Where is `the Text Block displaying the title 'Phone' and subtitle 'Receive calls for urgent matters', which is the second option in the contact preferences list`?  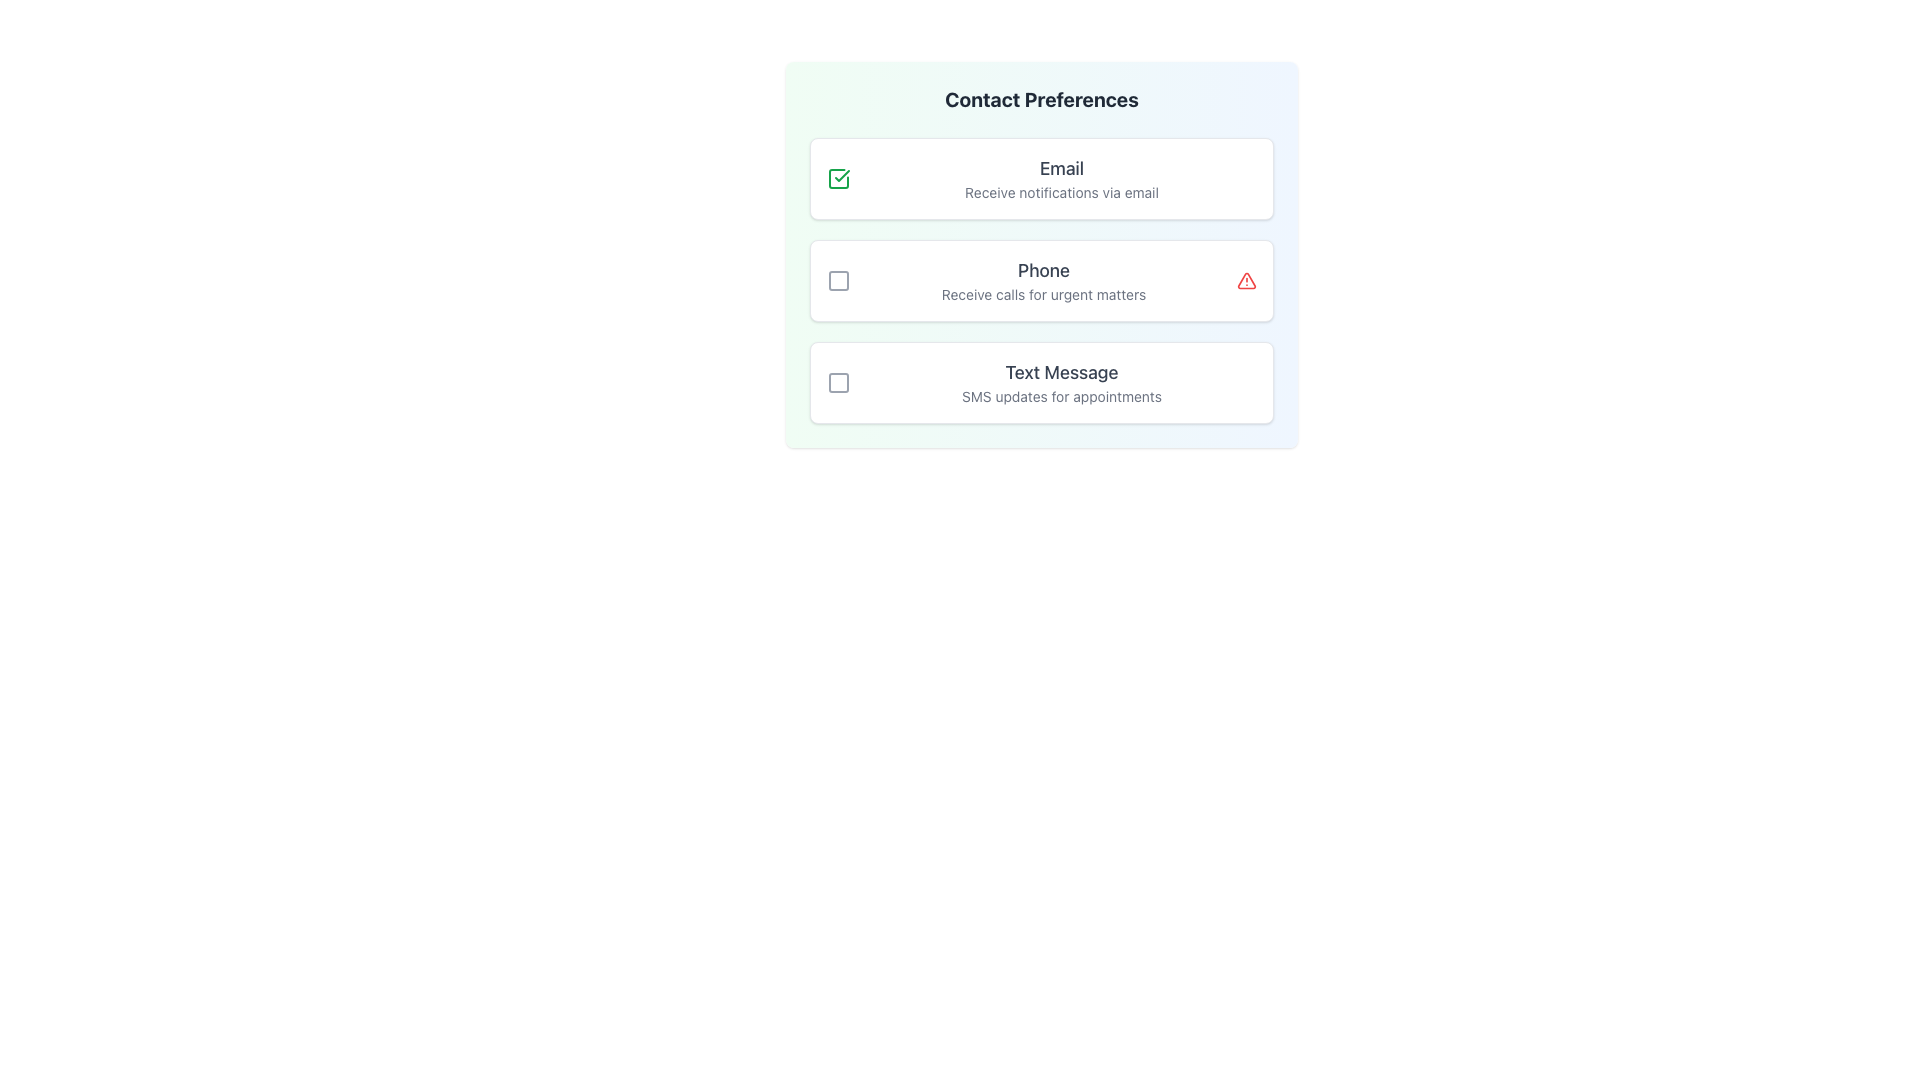
the Text Block displaying the title 'Phone' and subtitle 'Receive calls for urgent matters', which is the second option in the contact preferences list is located at coordinates (1042, 281).